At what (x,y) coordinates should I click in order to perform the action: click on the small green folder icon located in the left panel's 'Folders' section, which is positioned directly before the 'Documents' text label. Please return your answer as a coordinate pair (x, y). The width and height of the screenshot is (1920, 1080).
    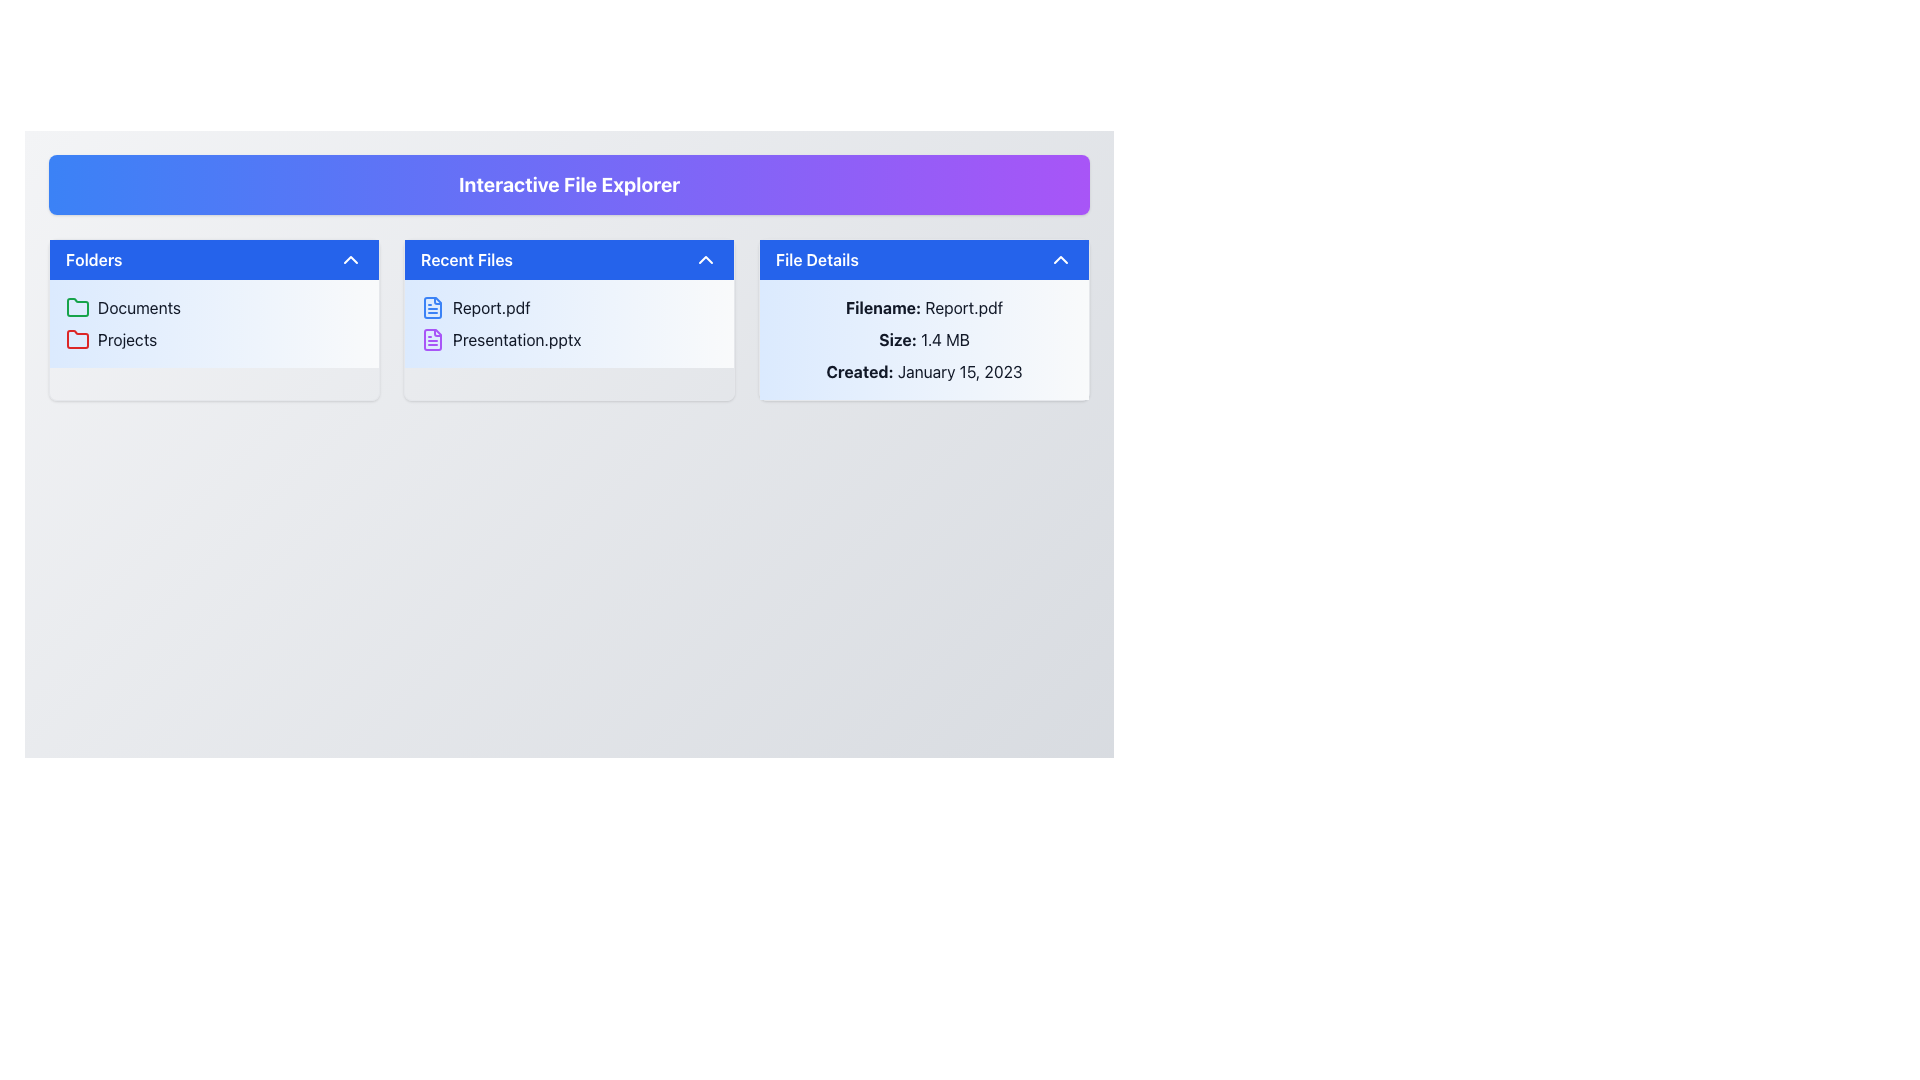
    Looking at the image, I should click on (77, 308).